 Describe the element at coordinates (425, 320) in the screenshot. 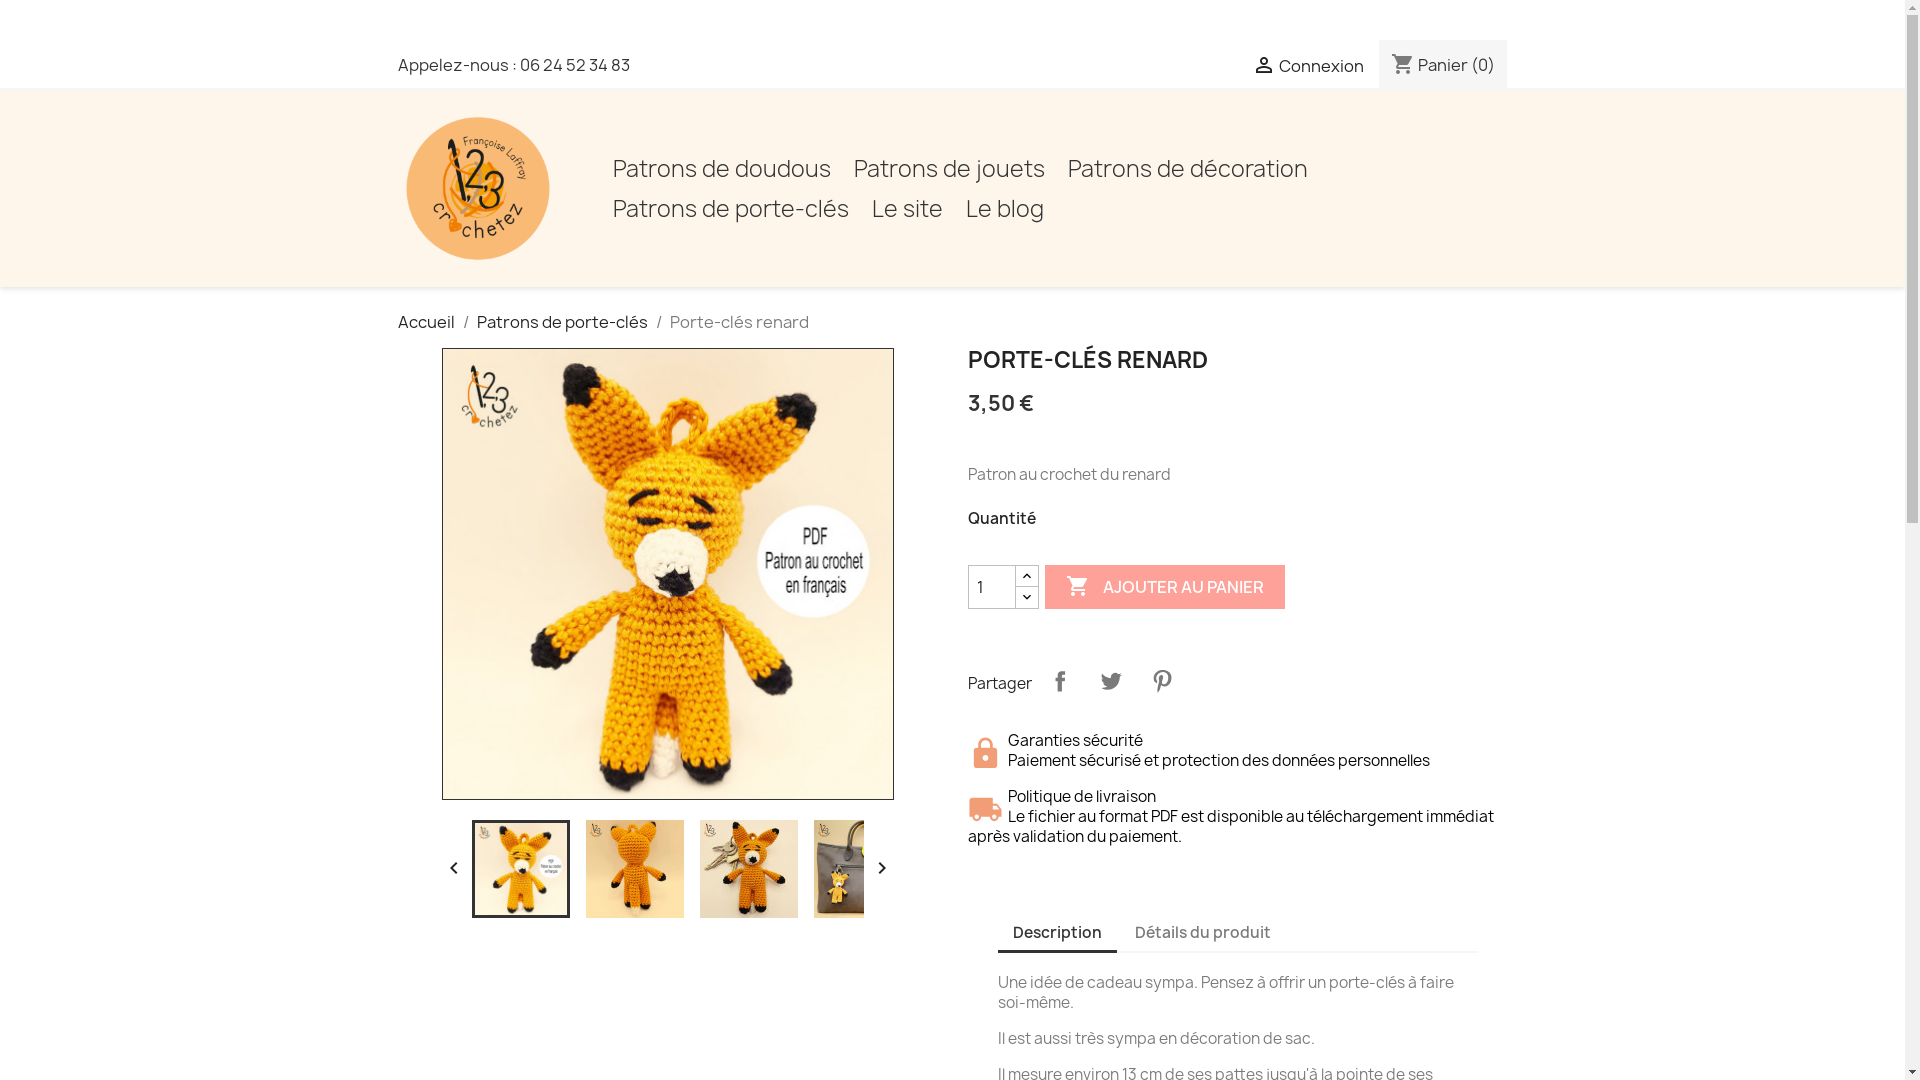

I see `'Accueil'` at that location.